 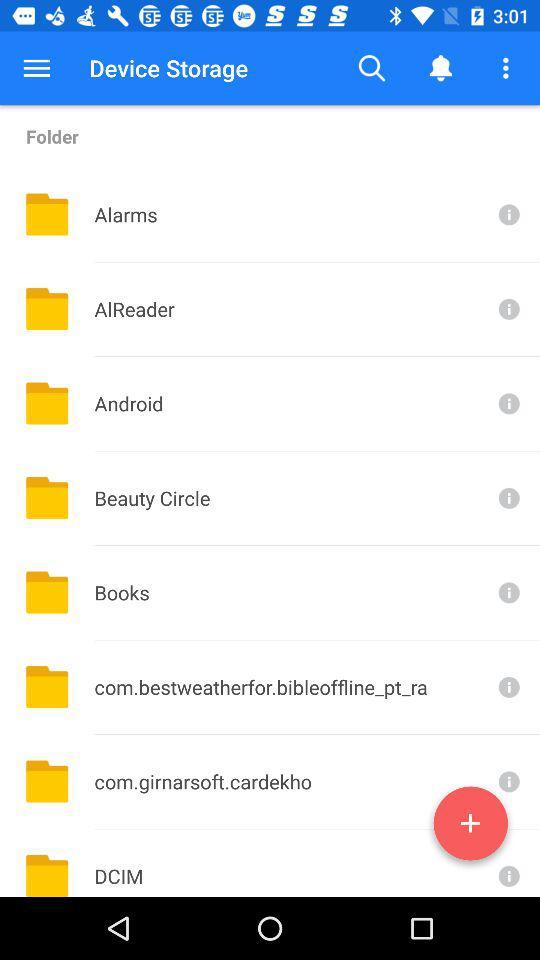 What do you see at coordinates (507, 592) in the screenshot?
I see `open information` at bounding box center [507, 592].